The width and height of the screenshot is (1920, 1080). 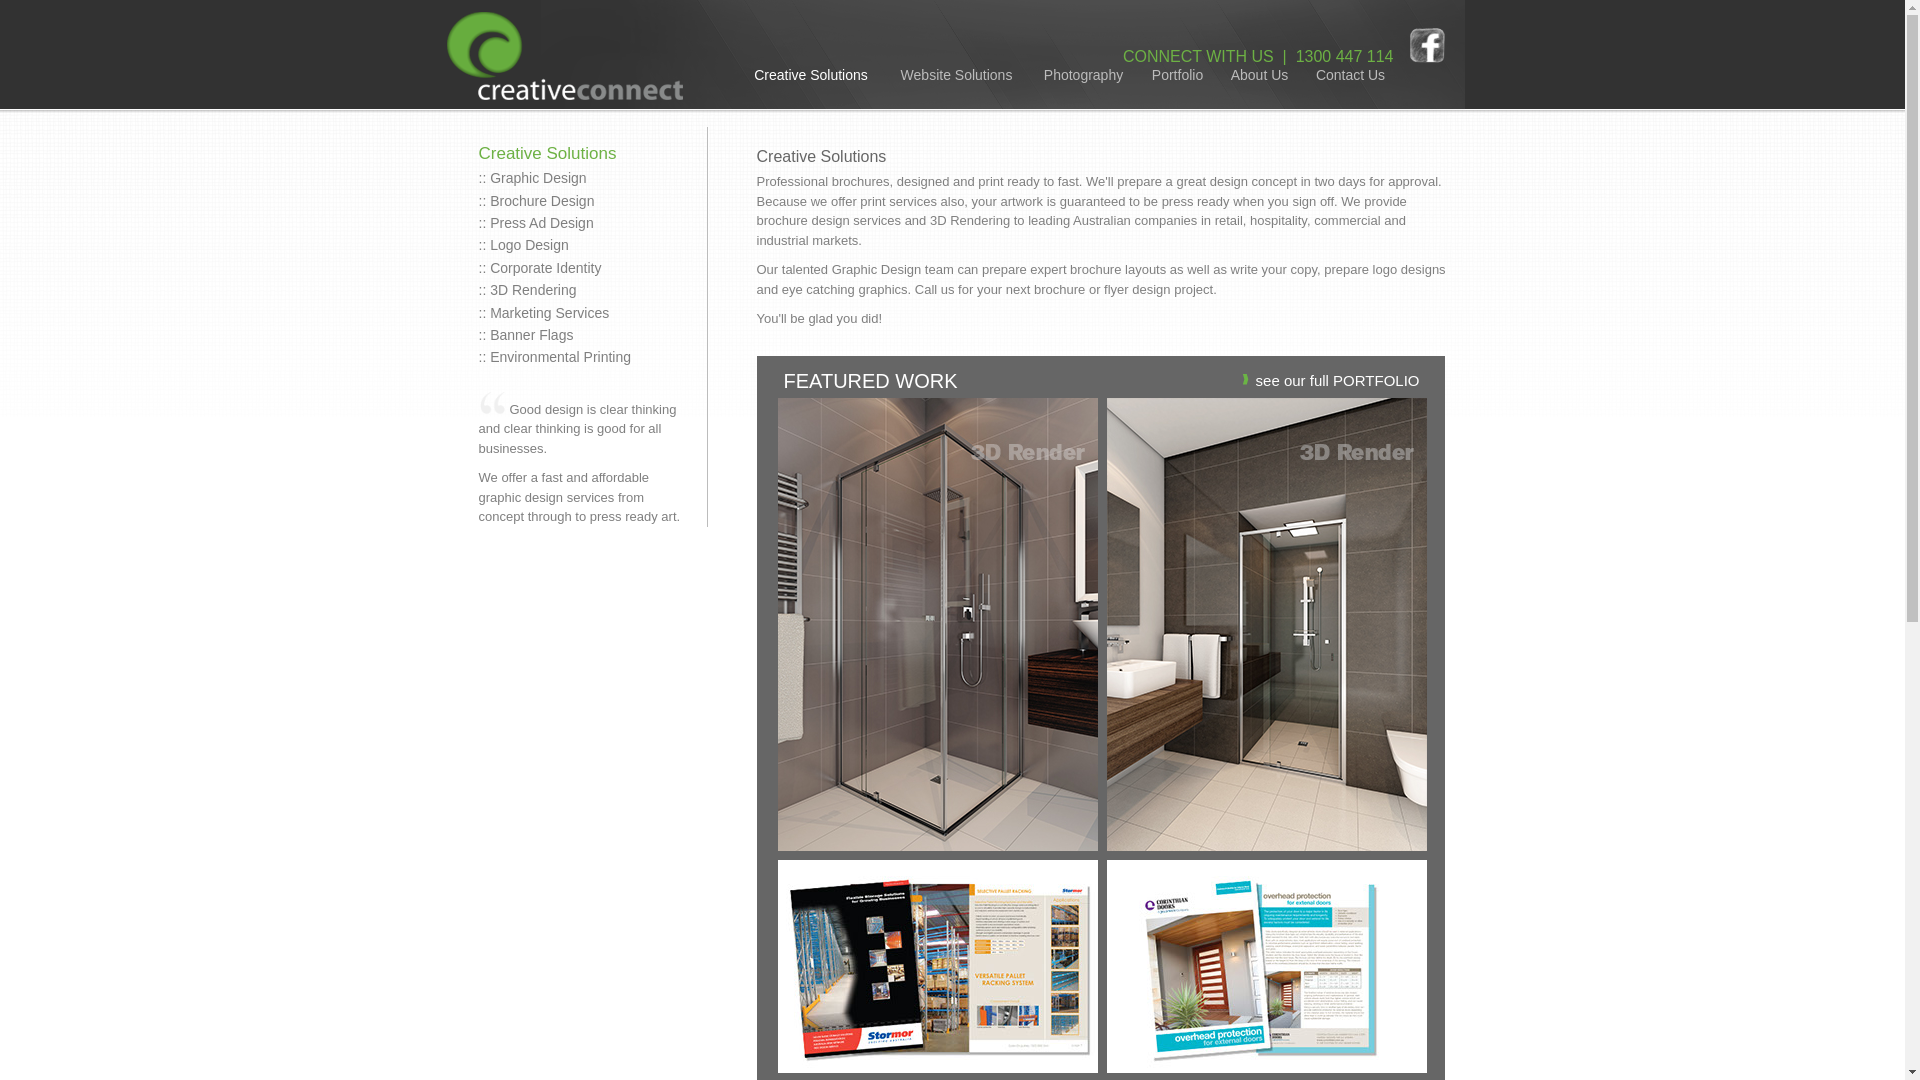 What do you see at coordinates (536, 200) in the screenshot?
I see `':: Brochure Design'` at bounding box center [536, 200].